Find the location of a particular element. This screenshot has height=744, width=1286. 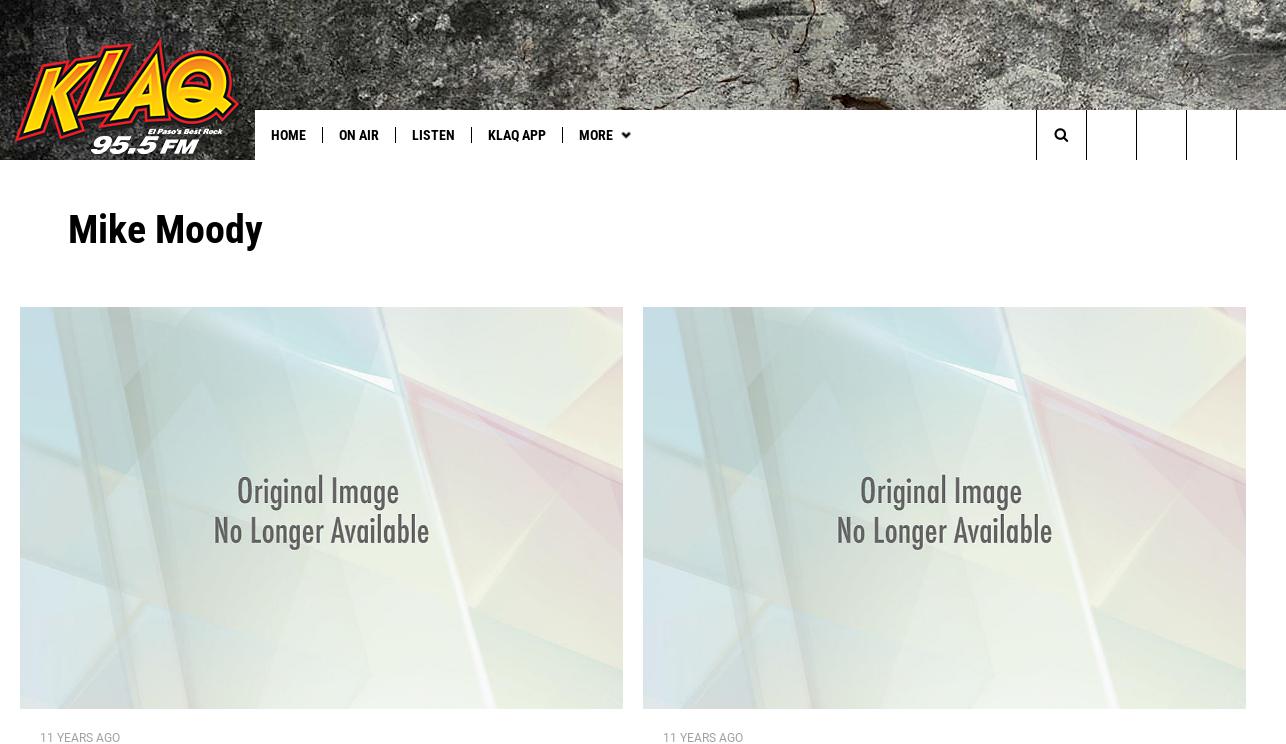

'See U2 in Vegas' is located at coordinates (150, 175).